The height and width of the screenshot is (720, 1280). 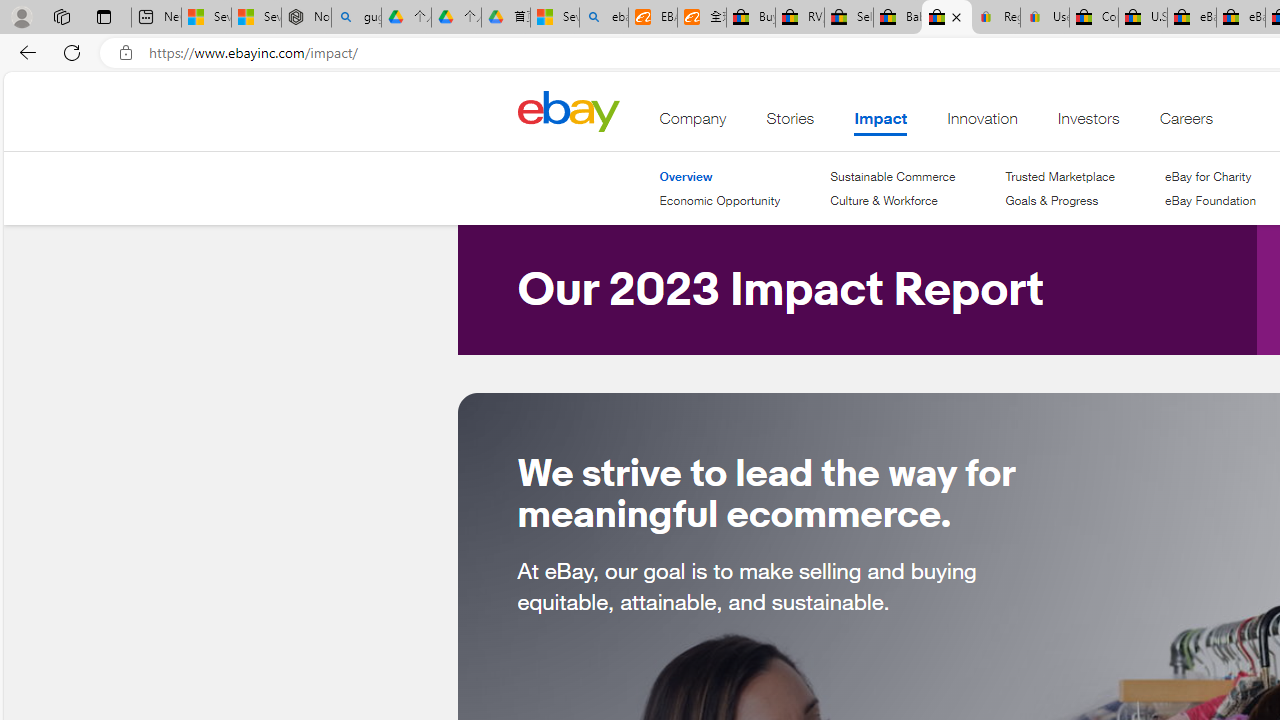 I want to click on 'User Privacy Notice | eBay', so click(x=1044, y=17).